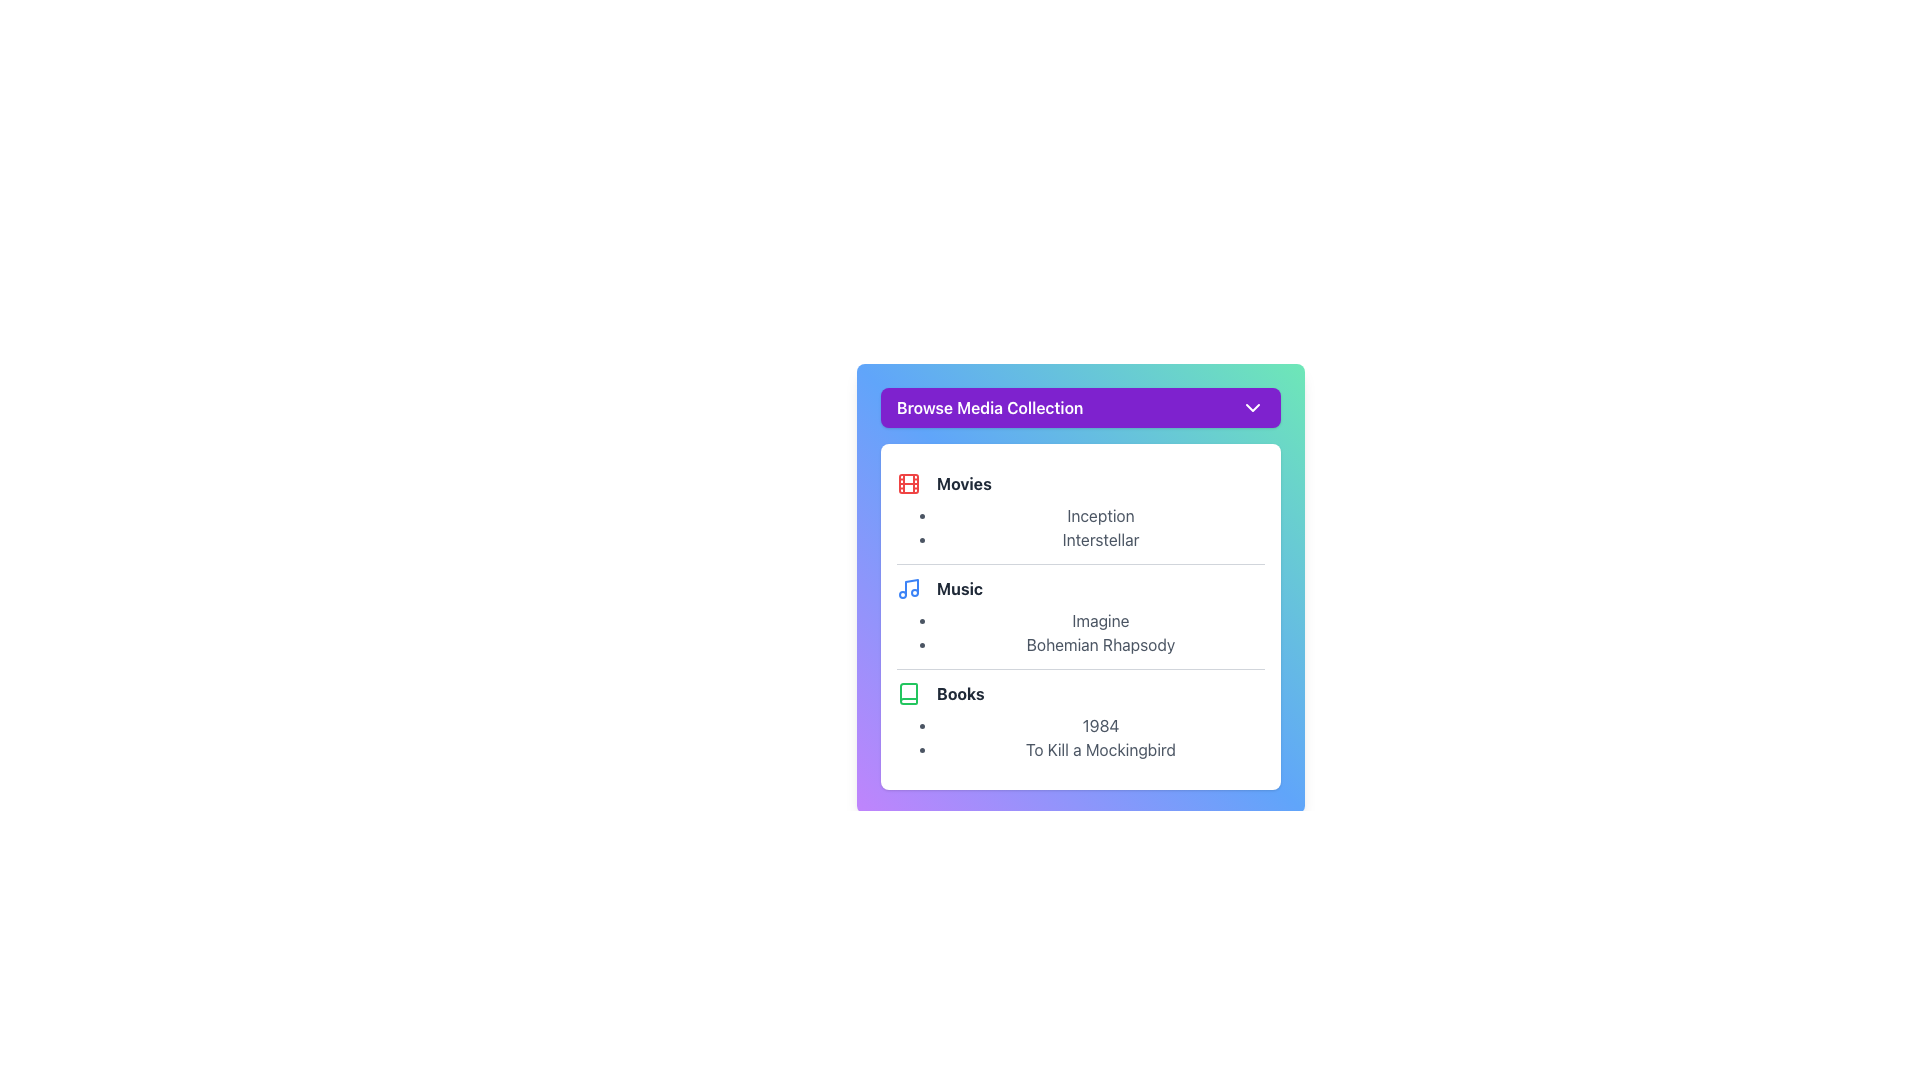 This screenshot has height=1080, width=1920. I want to click on the green outlined book icon located in the 'Books' section of the media collection interface, positioned left of the 'Books' title text, so click(907, 693).